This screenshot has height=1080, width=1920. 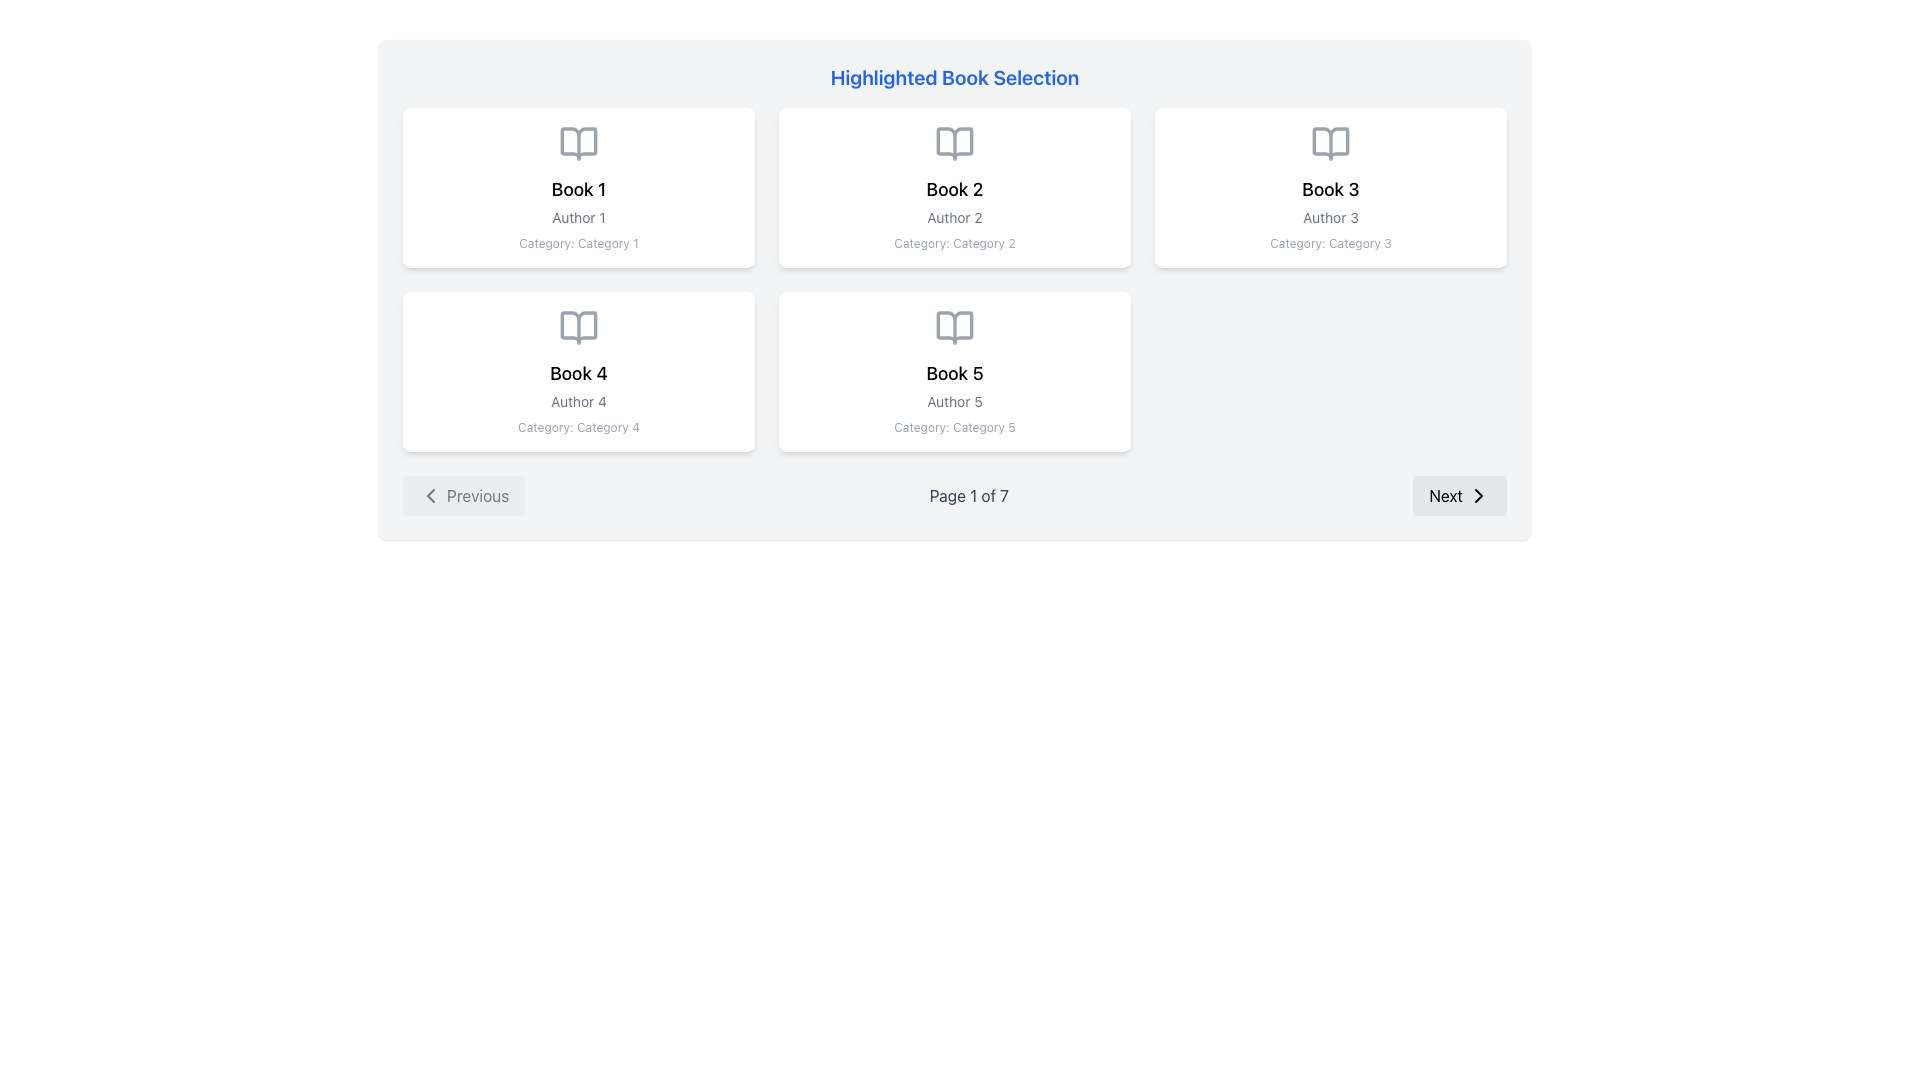 What do you see at coordinates (969, 495) in the screenshot?
I see `the text label displaying 'Page 1 of 7', which is centered in the bottom navigation bar and styled in light gray sans-serif font` at bounding box center [969, 495].